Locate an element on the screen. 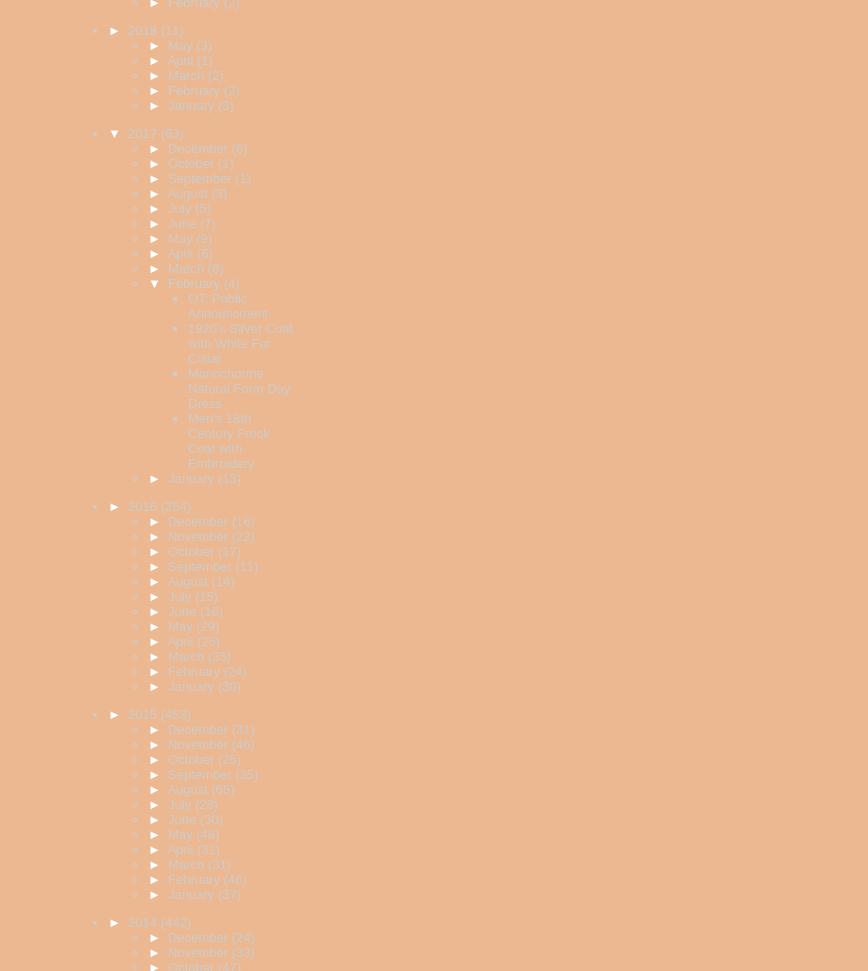  '2015' is located at coordinates (144, 713).